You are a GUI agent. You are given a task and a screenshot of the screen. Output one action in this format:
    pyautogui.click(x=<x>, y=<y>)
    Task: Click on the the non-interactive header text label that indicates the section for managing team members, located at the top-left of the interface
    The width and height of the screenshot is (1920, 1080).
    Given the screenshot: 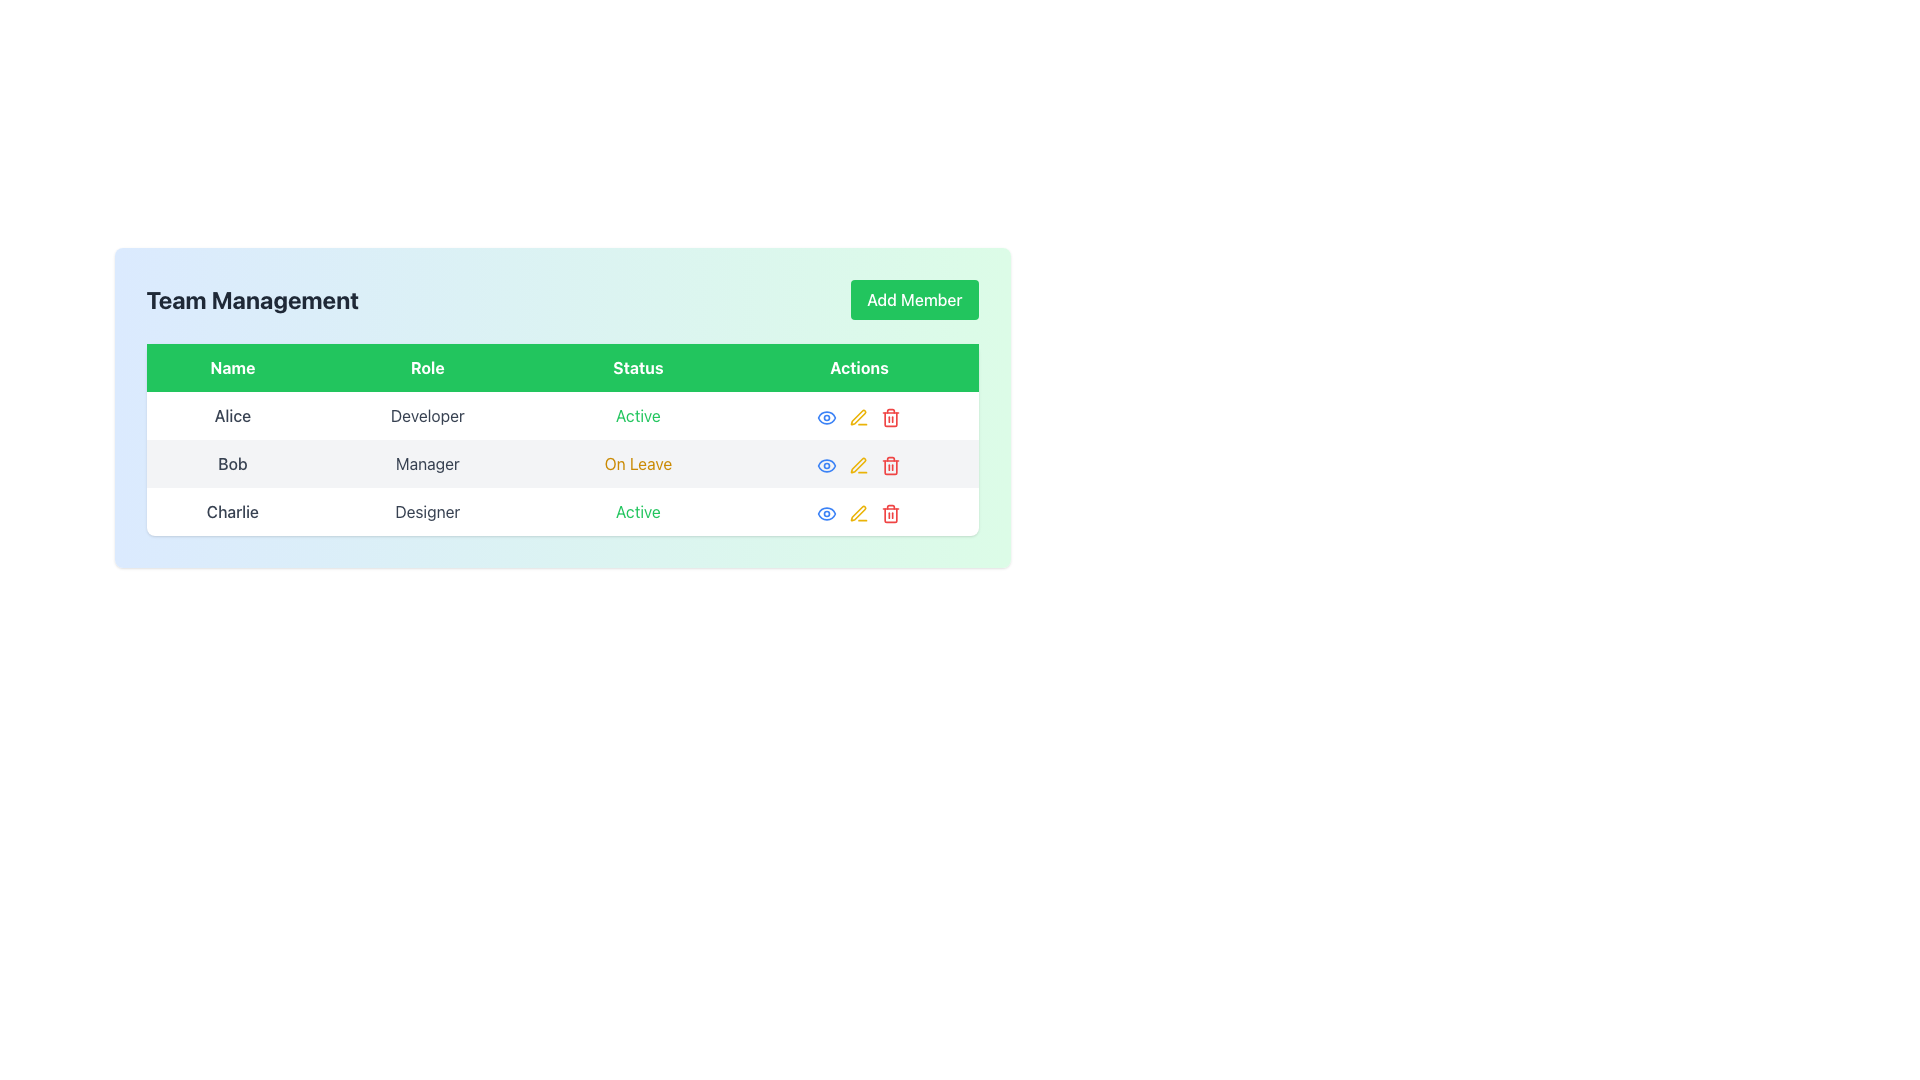 What is the action you would take?
    pyautogui.click(x=251, y=300)
    